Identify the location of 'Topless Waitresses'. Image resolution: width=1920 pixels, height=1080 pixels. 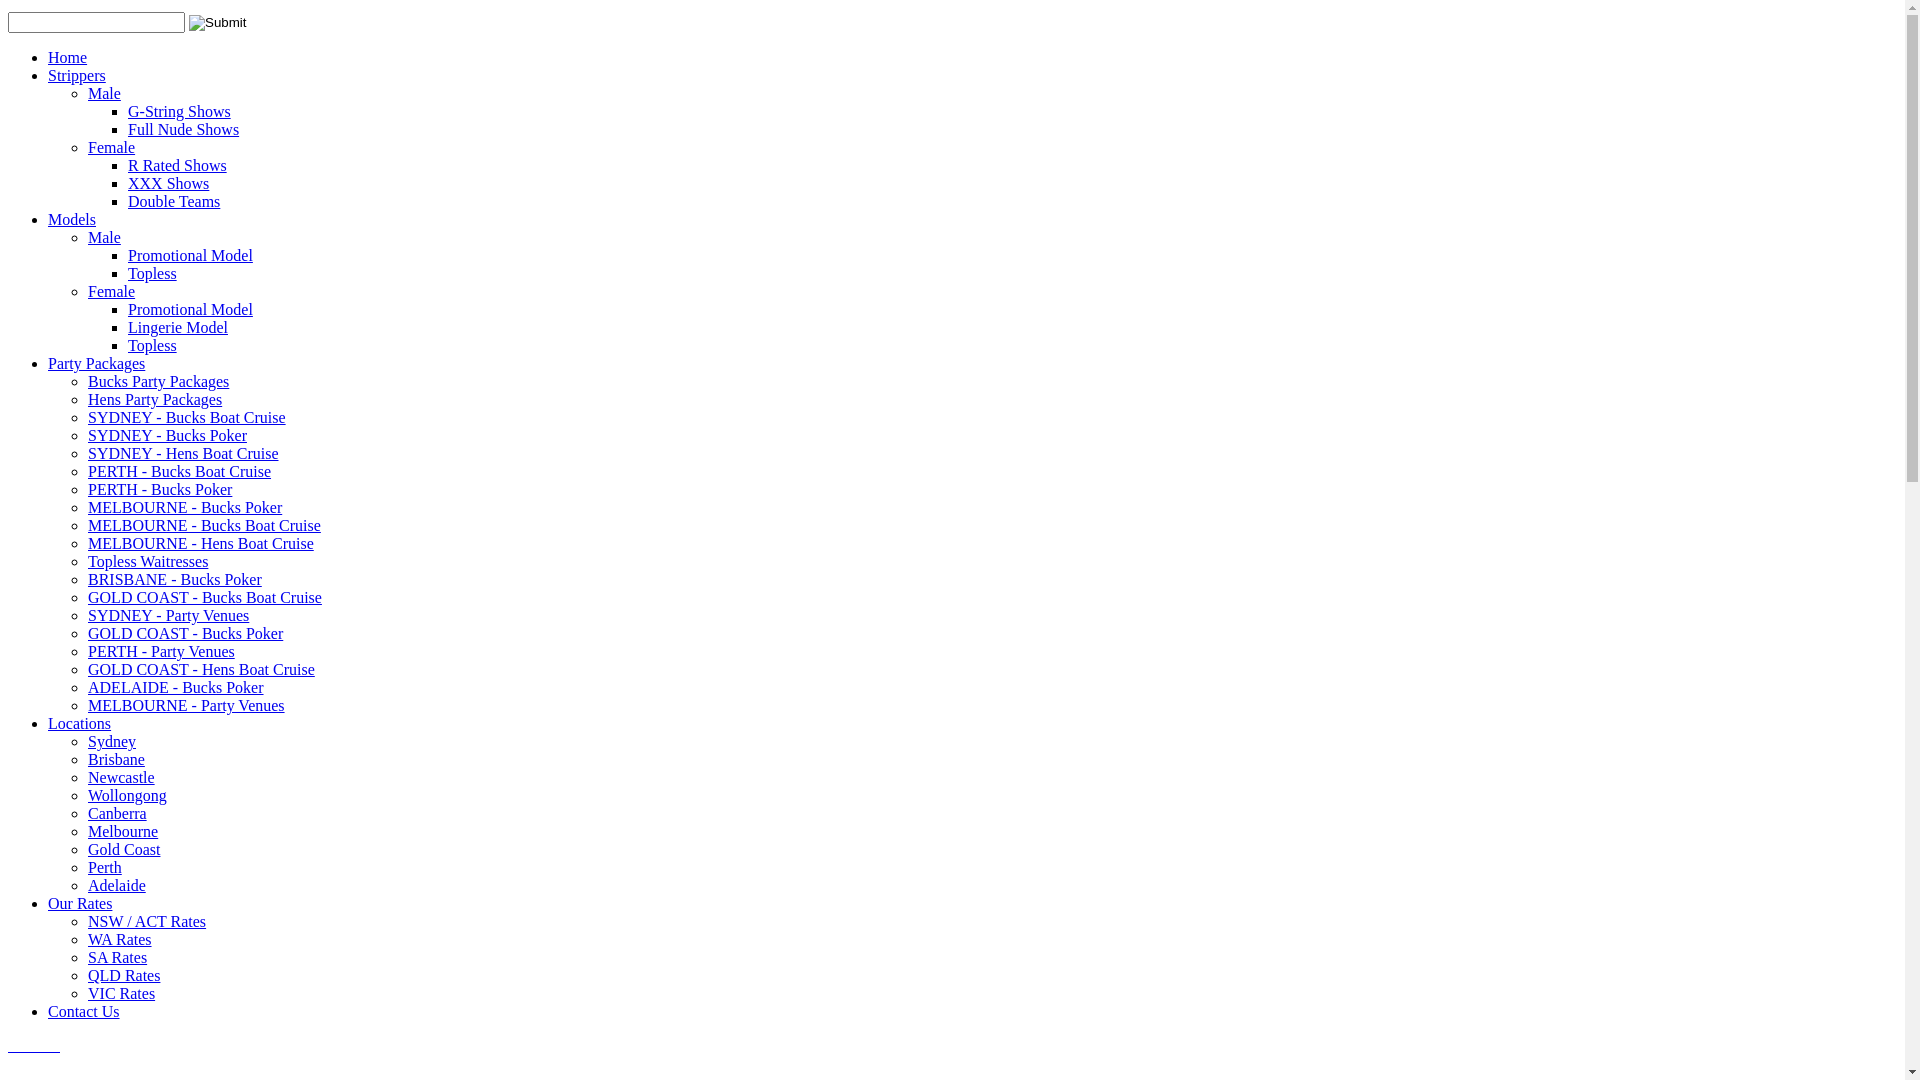
(147, 561).